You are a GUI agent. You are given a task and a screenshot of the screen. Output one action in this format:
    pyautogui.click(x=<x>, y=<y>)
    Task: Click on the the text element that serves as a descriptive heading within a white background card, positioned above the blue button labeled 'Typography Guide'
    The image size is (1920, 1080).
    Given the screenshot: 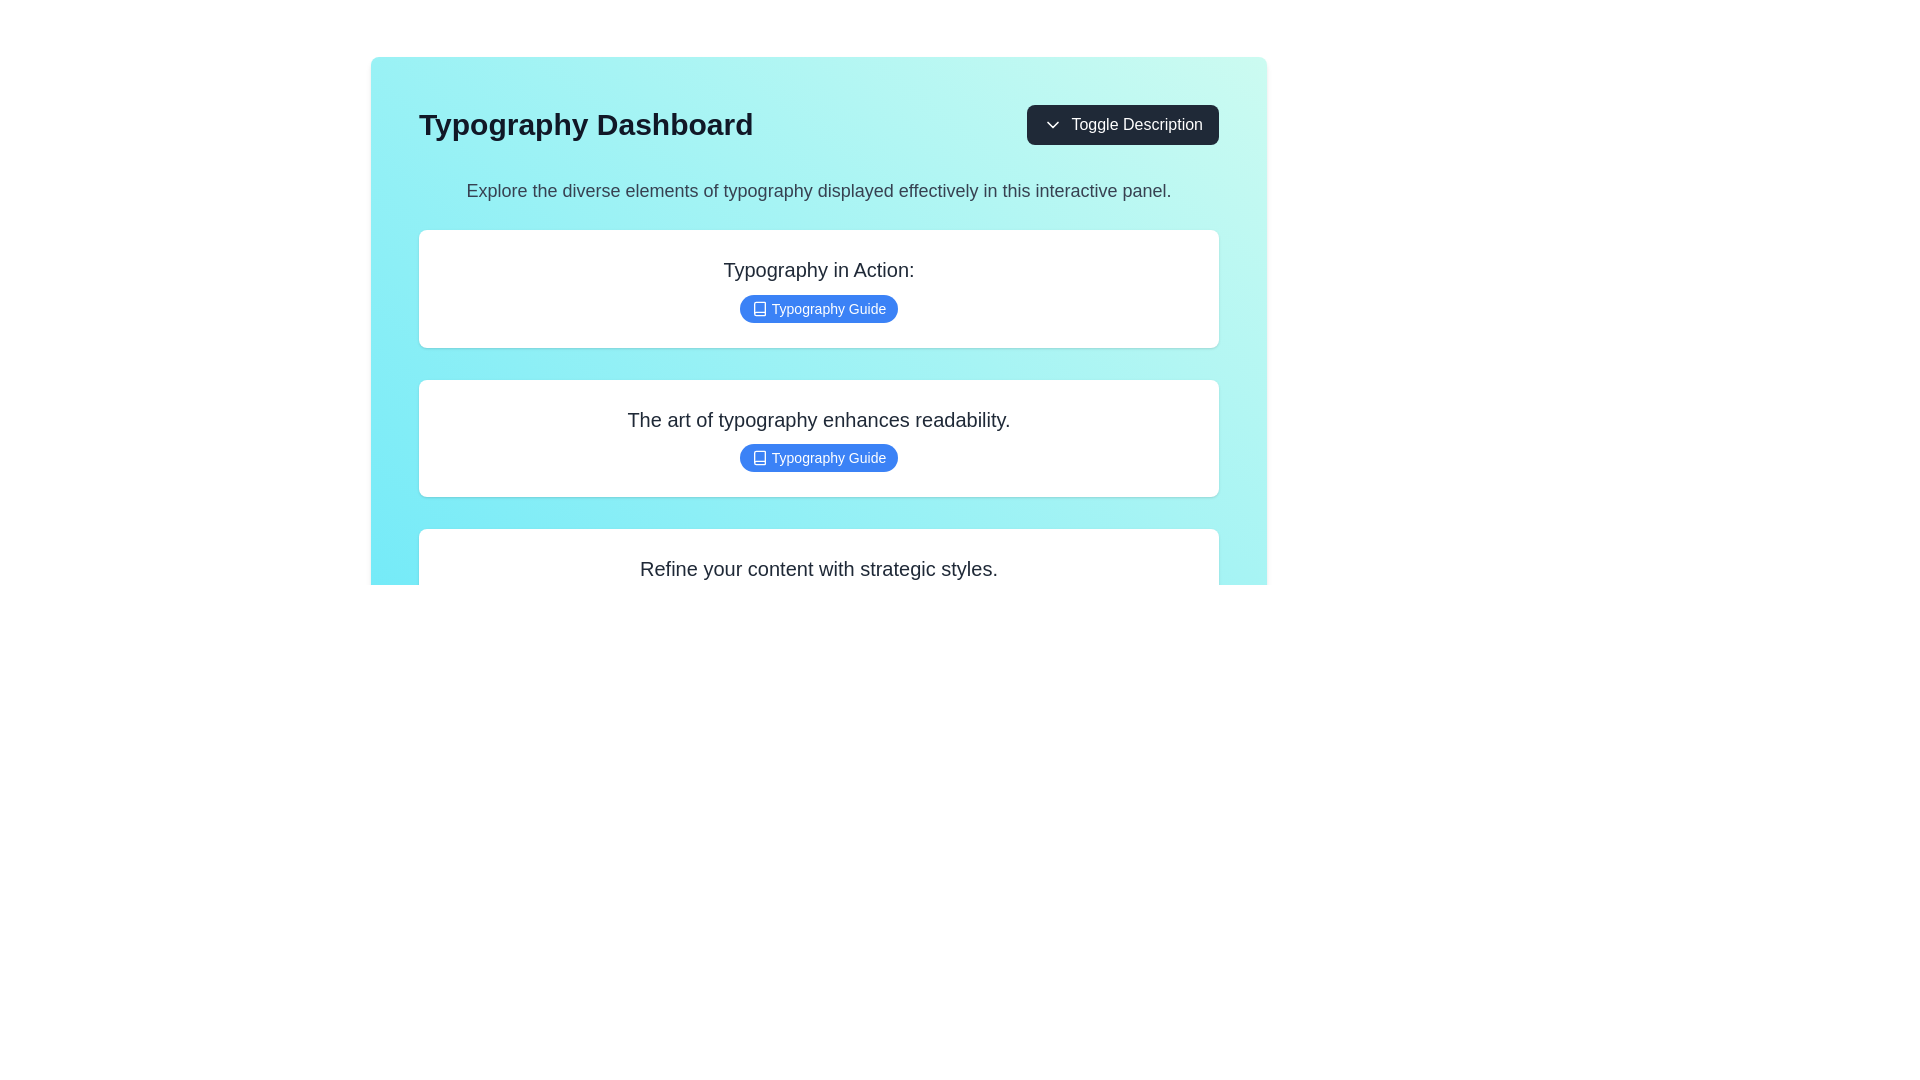 What is the action you would take?
    pyautogui.click(x=819, y=419)
    